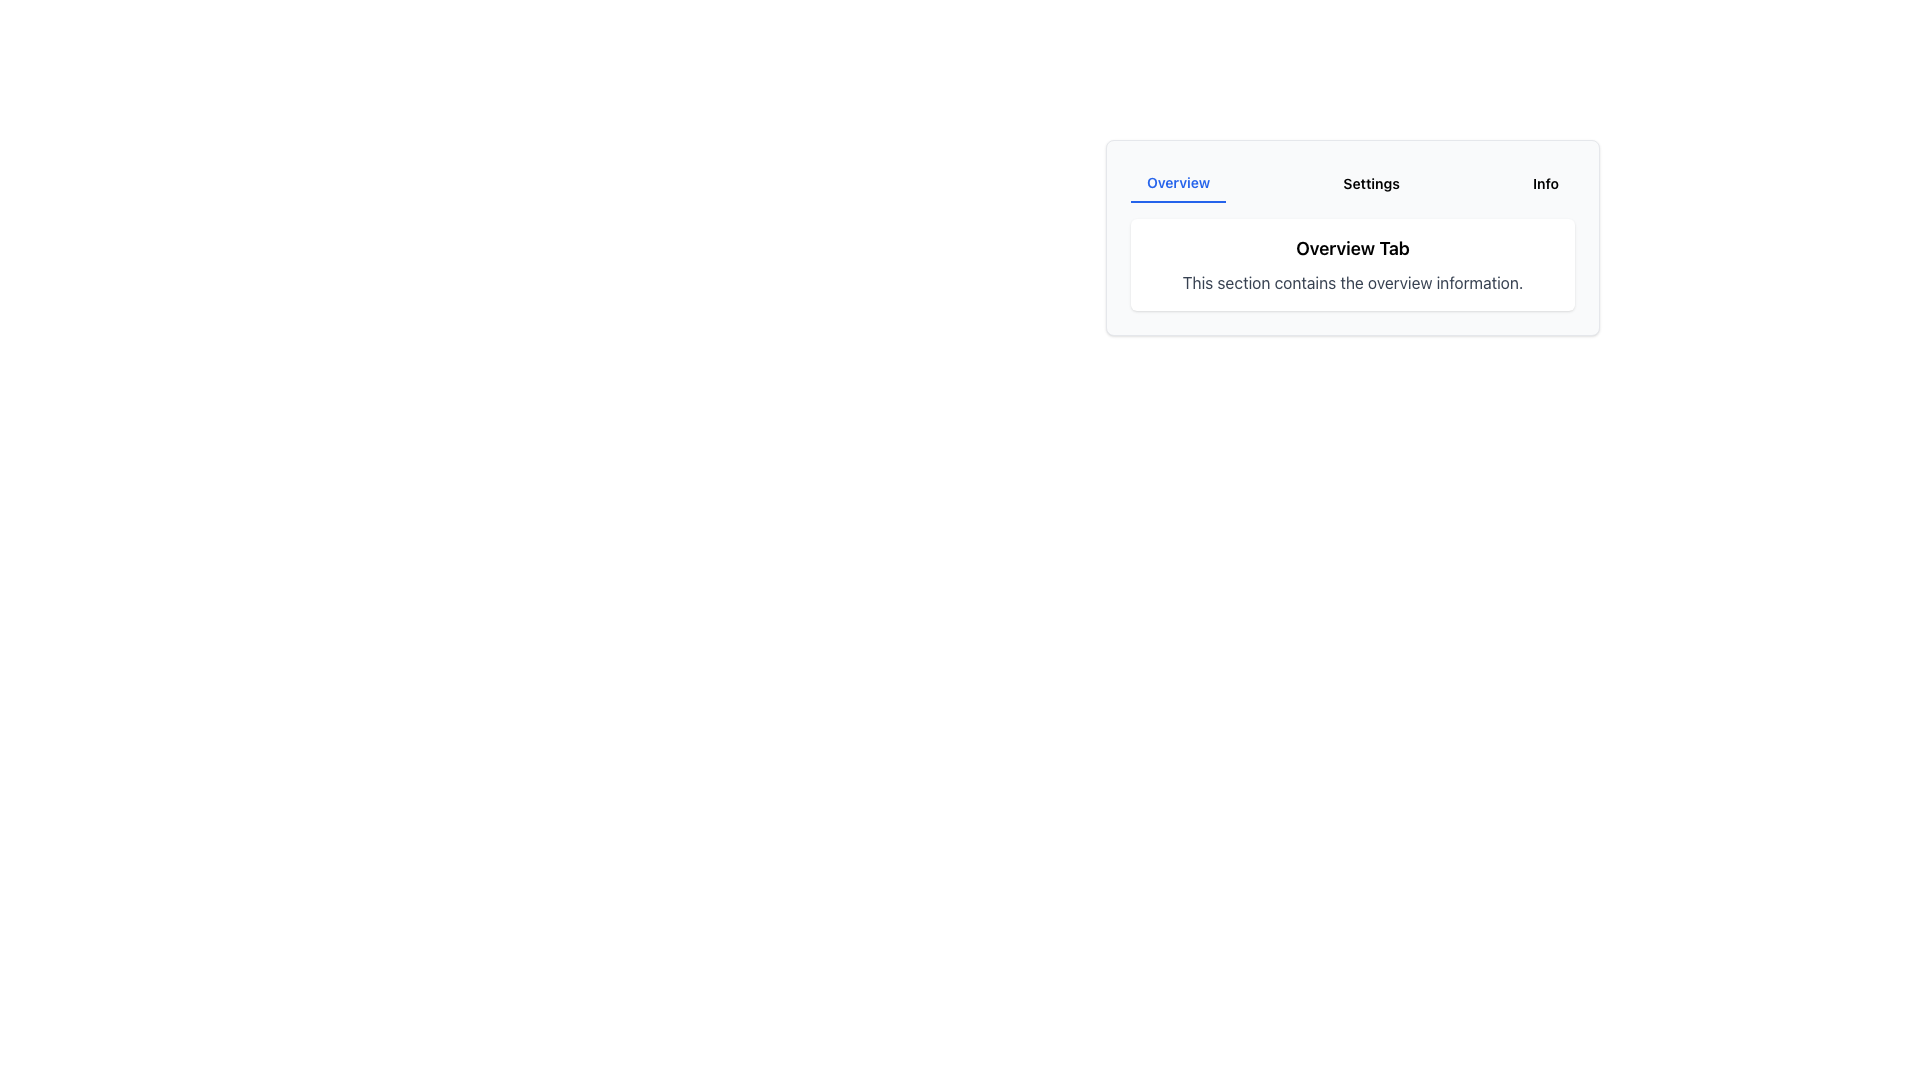 The height and width of the screenshot is (1080, 1920). I want to click on displayed information in the Content Panel titled 'Overview Tab' which contains overview information and is located below the navigation bar, so click(1353, 237).